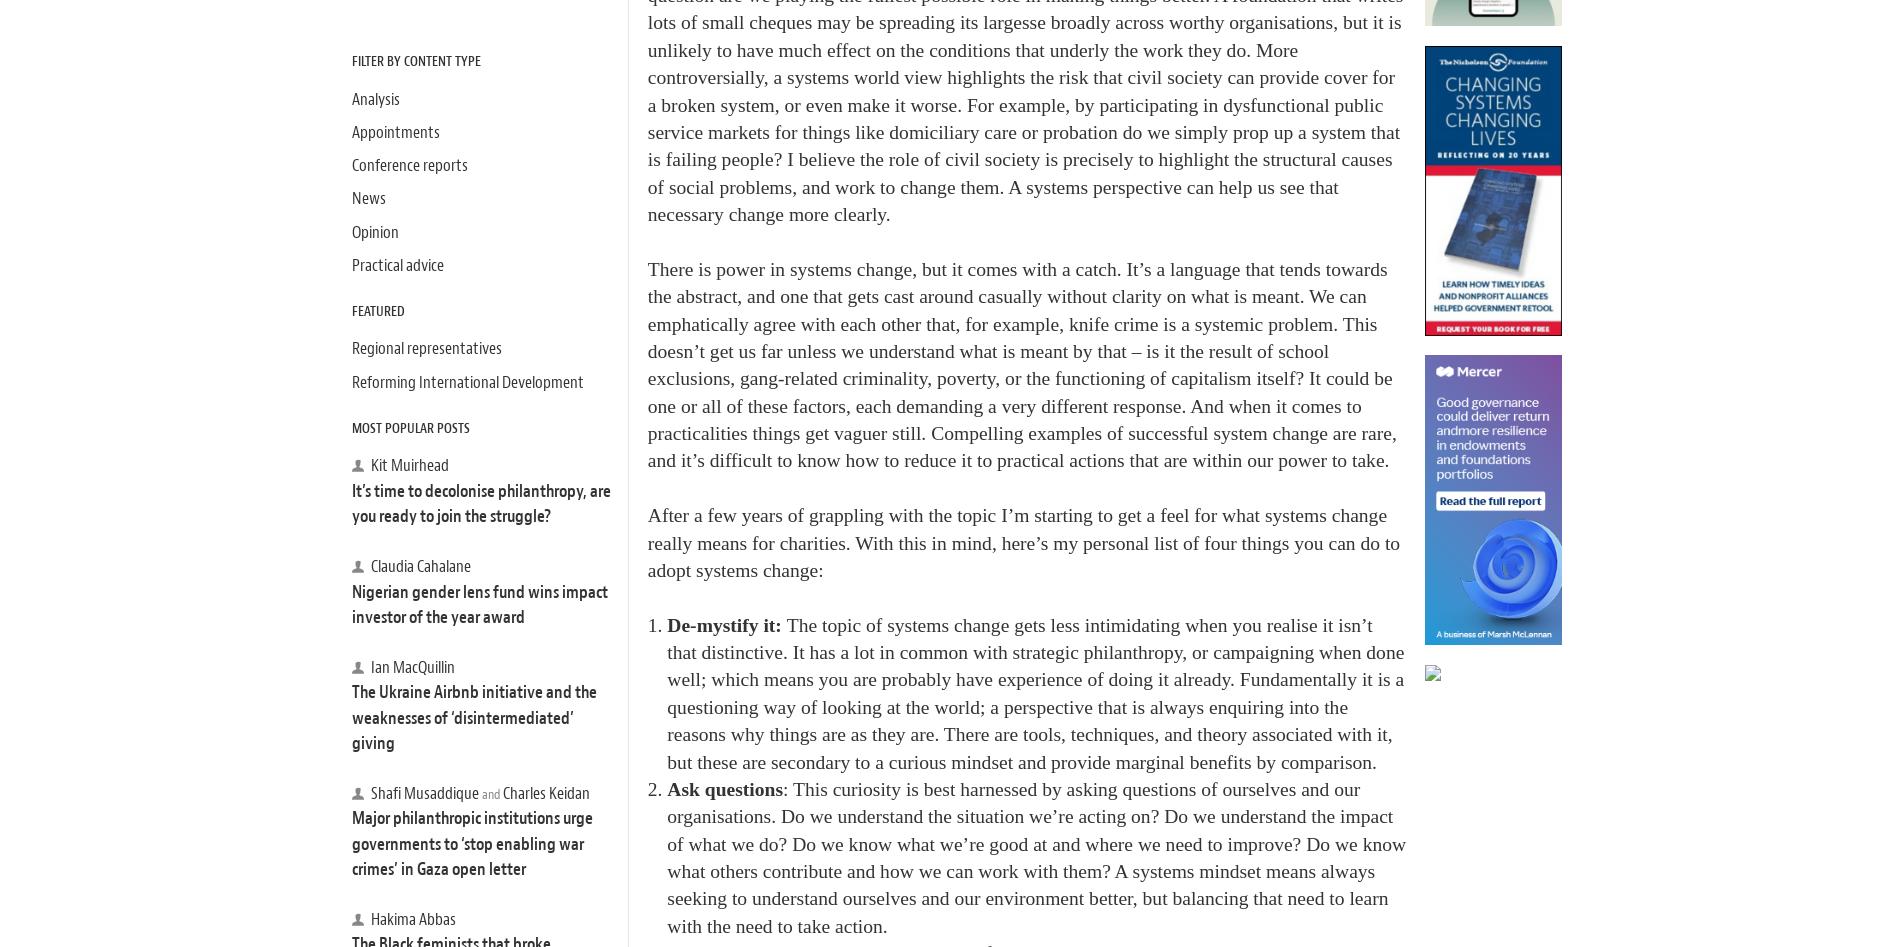  Describe the element at coordinates (408, 465) in the screenshot. I see `'Kit Muirhead'` at that location.